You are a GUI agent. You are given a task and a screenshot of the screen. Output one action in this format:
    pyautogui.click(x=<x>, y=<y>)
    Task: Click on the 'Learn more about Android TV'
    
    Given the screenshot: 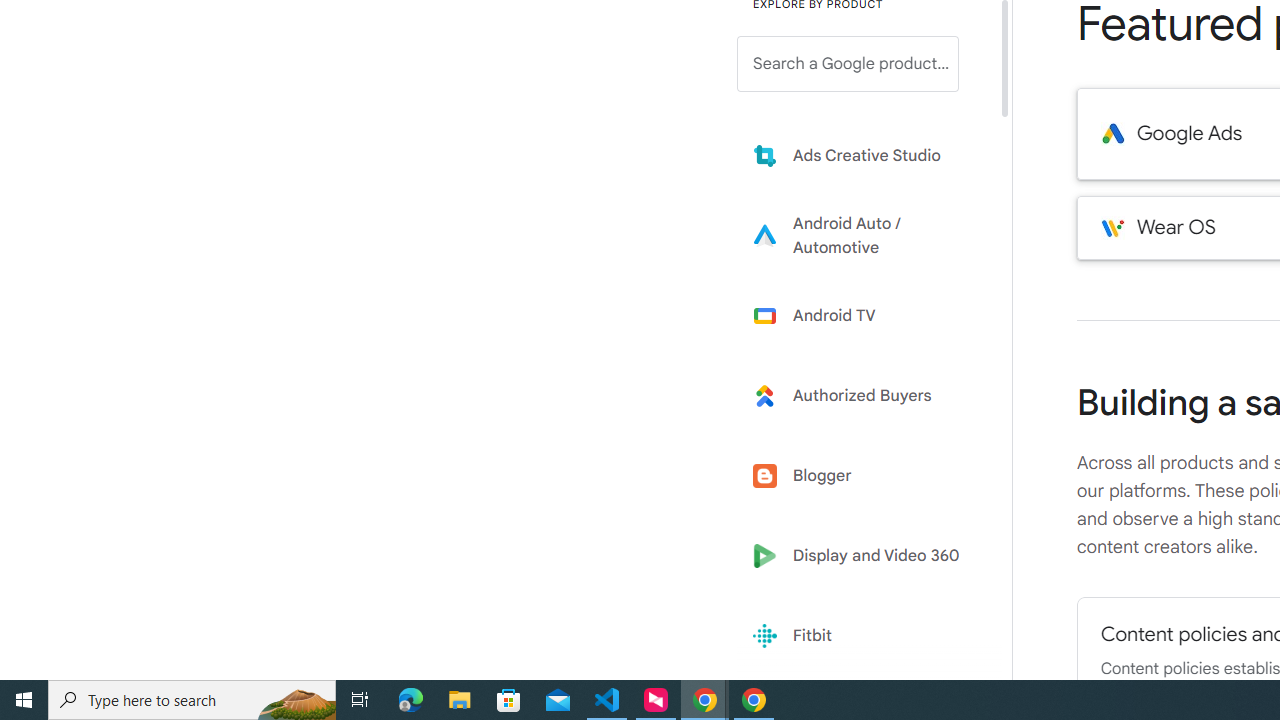 What is the action you would take?
    pyautogui.click(x=862, y=315)
    